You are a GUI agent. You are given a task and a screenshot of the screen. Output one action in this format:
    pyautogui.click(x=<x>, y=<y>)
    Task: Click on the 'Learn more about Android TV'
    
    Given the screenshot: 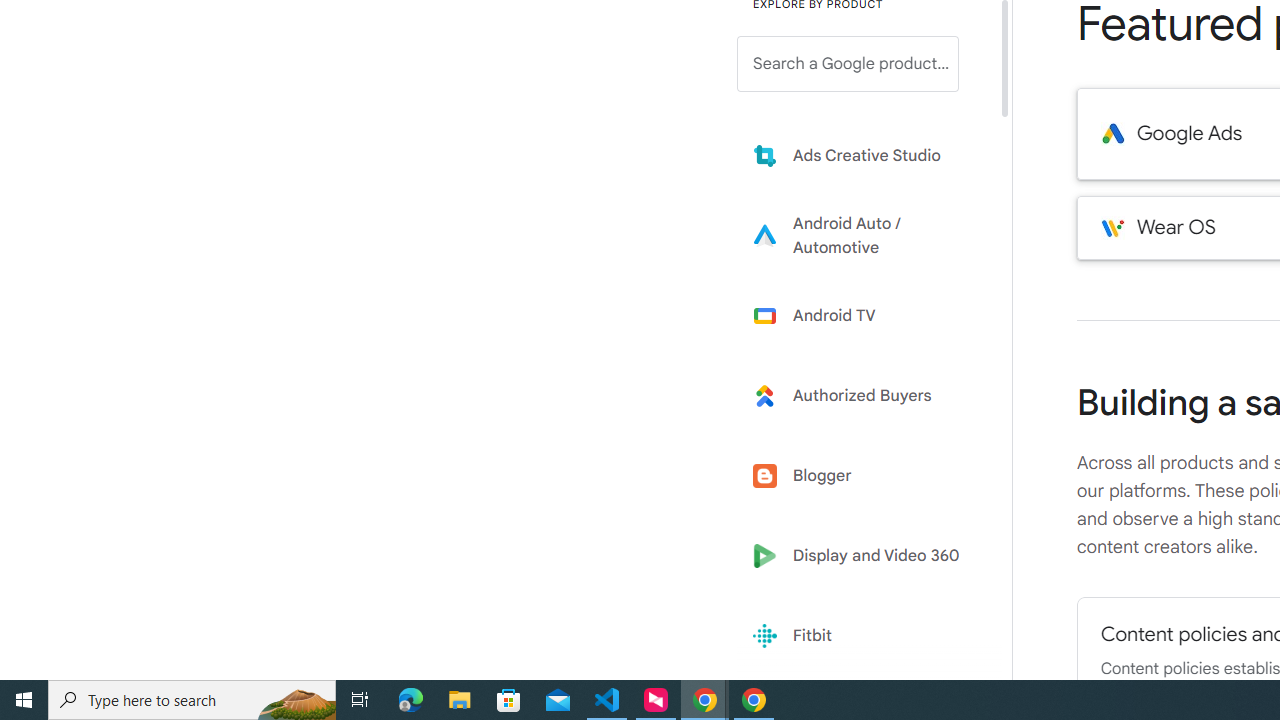 What is the action you would take?
    pyautogui.click(x=862, y=315)
    